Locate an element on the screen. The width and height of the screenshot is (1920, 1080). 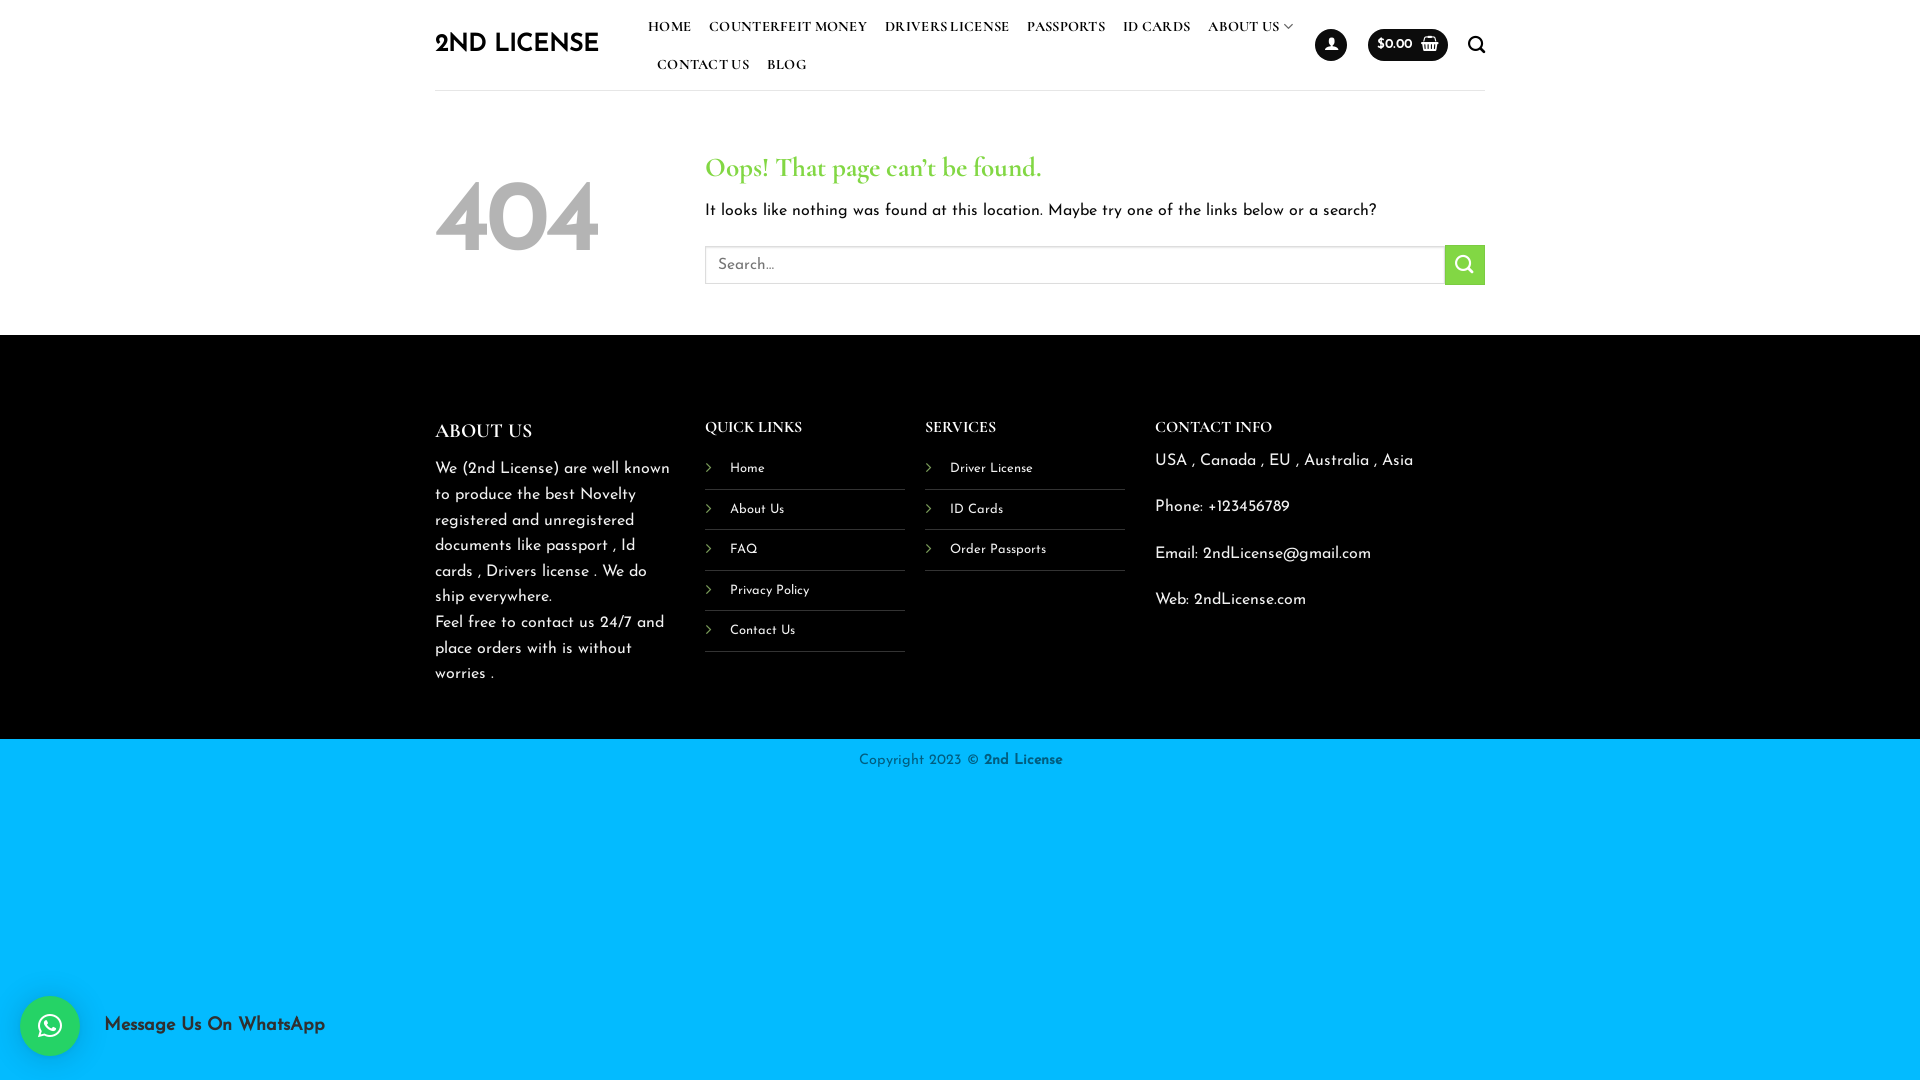
'Contact Us' is located at coordinates (761, 628).